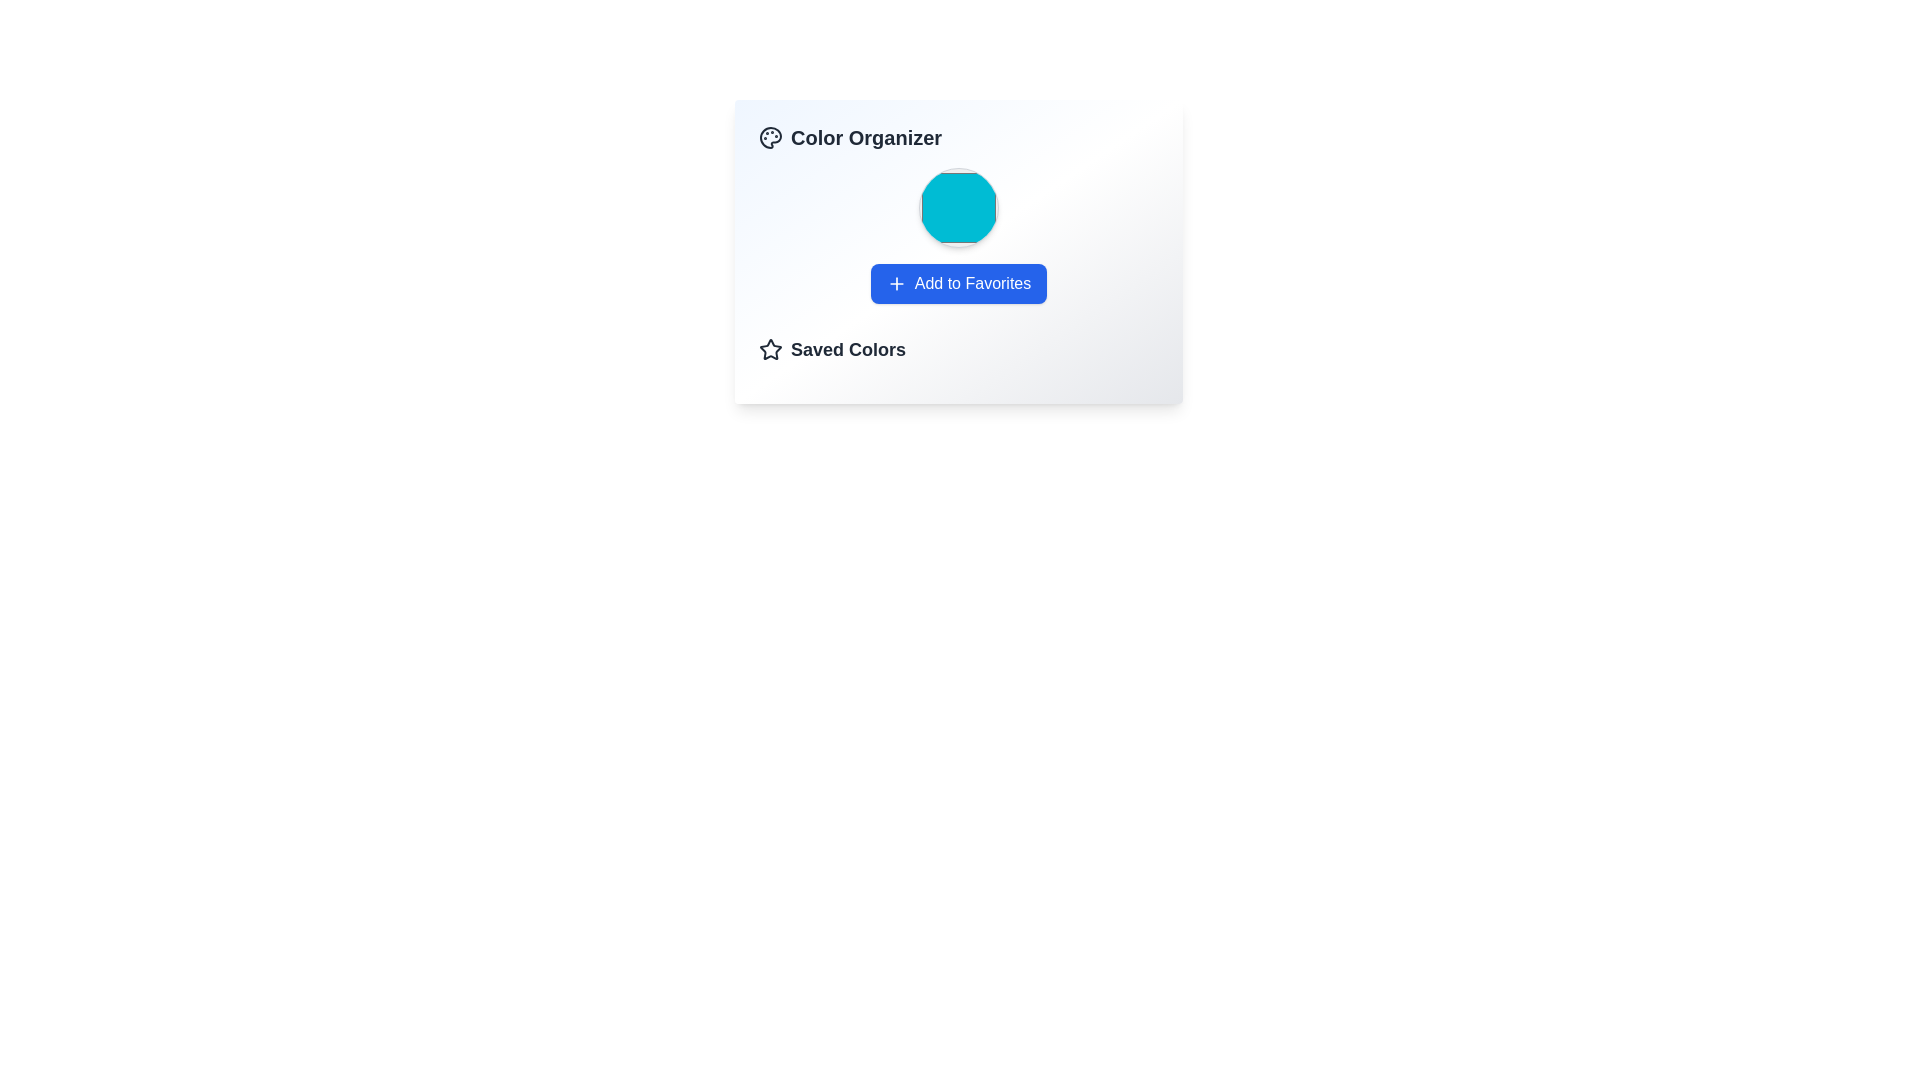 Image resolution: width=1920 pixels, height=1080 pixels. What do you see at coordinates (770, 348) in the screenshot?
I see `star-shaped icon with a hollow center, outlined in black, located next to the 'Saved Colors' label at the bottom-left of the card` at bounding box center [770, 348].